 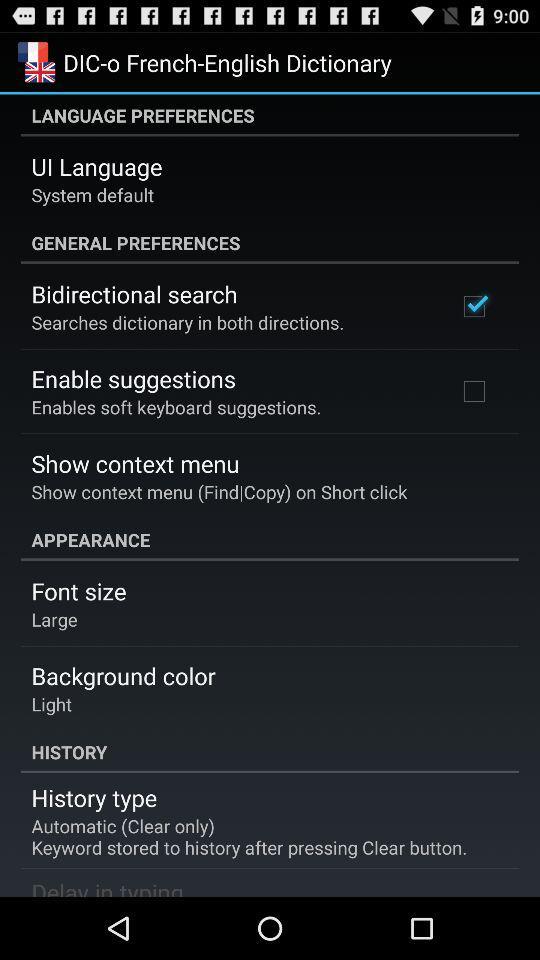 What do you see at coordinates (473, 307) in the screenshot?
I see `the selected box to the right of bidirectional search text` at bounding box center [473, 307].